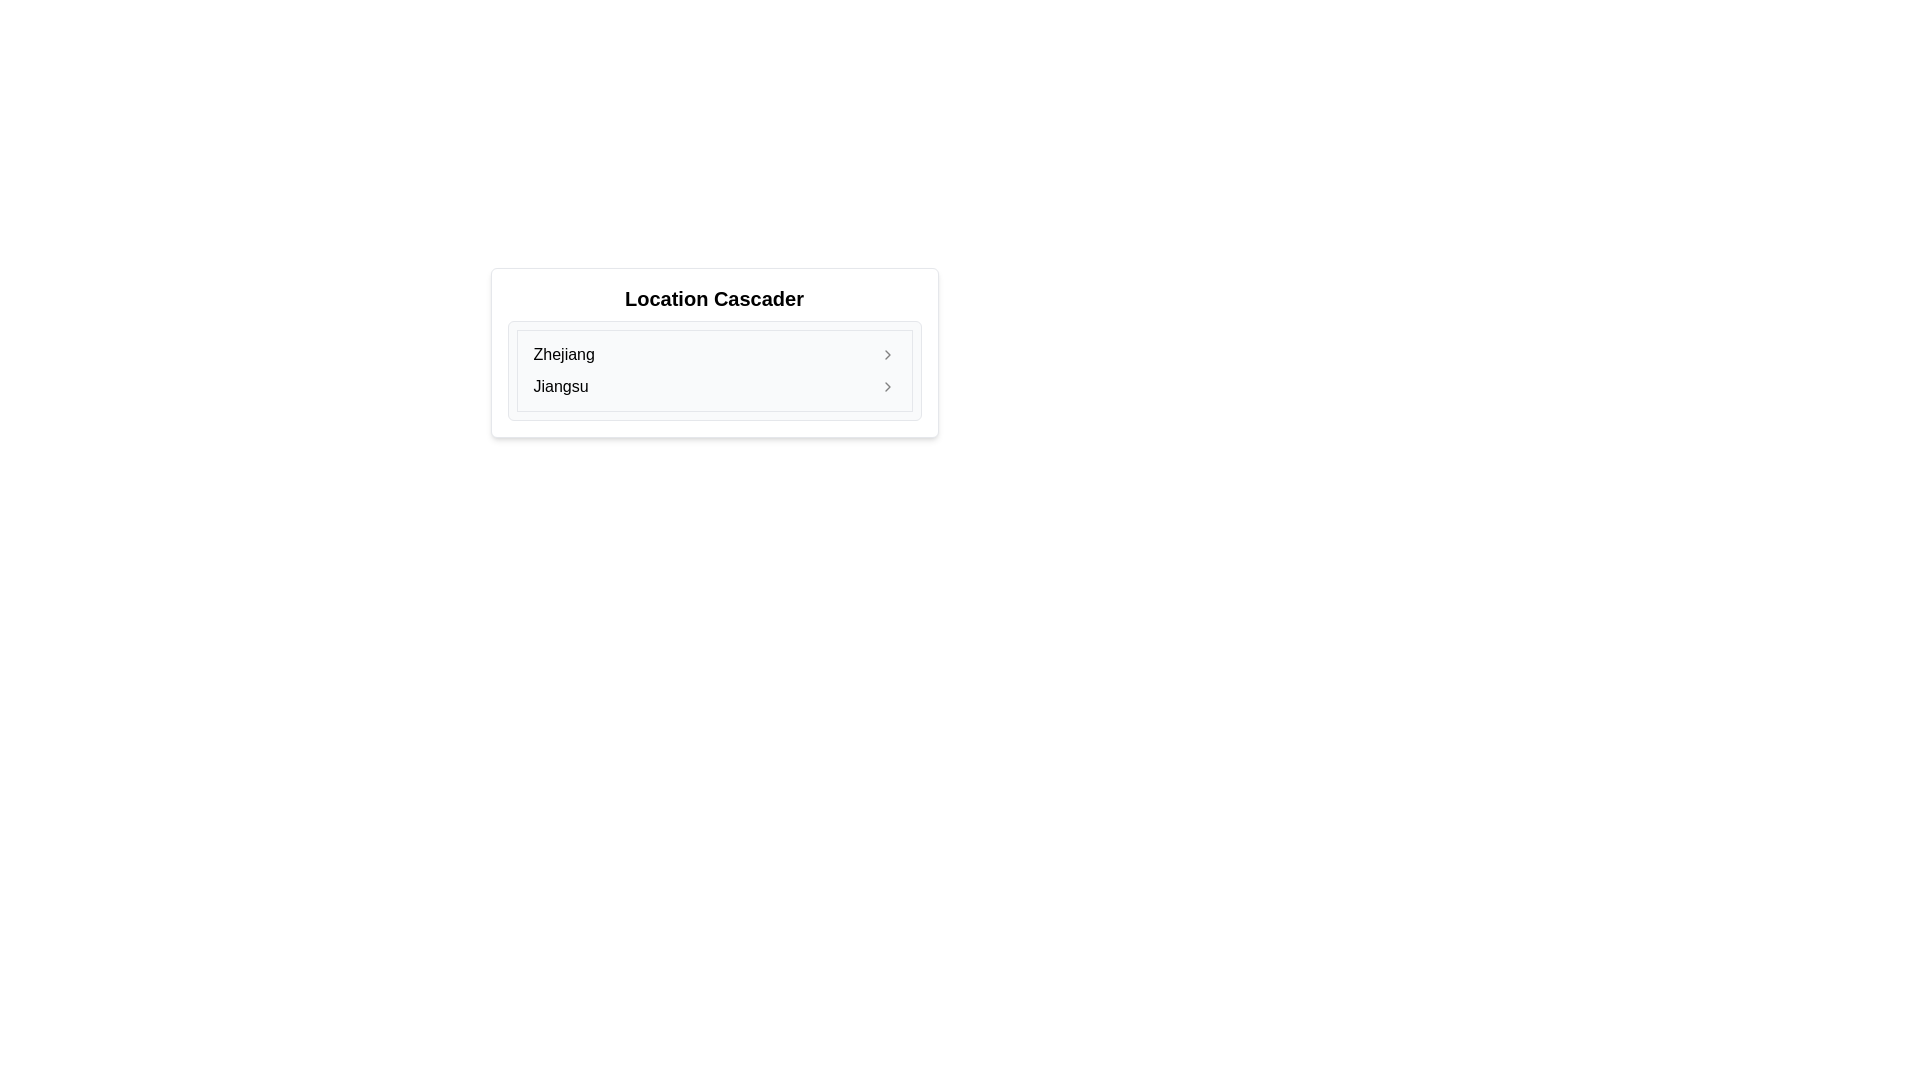 The image size is (1920, 1080). Describe the element at coordinates (886, 353) in the screenshot. I see `the rightward-pointing chevron SVG icon located to the far right of the 'Zhejiang' label` at that location.